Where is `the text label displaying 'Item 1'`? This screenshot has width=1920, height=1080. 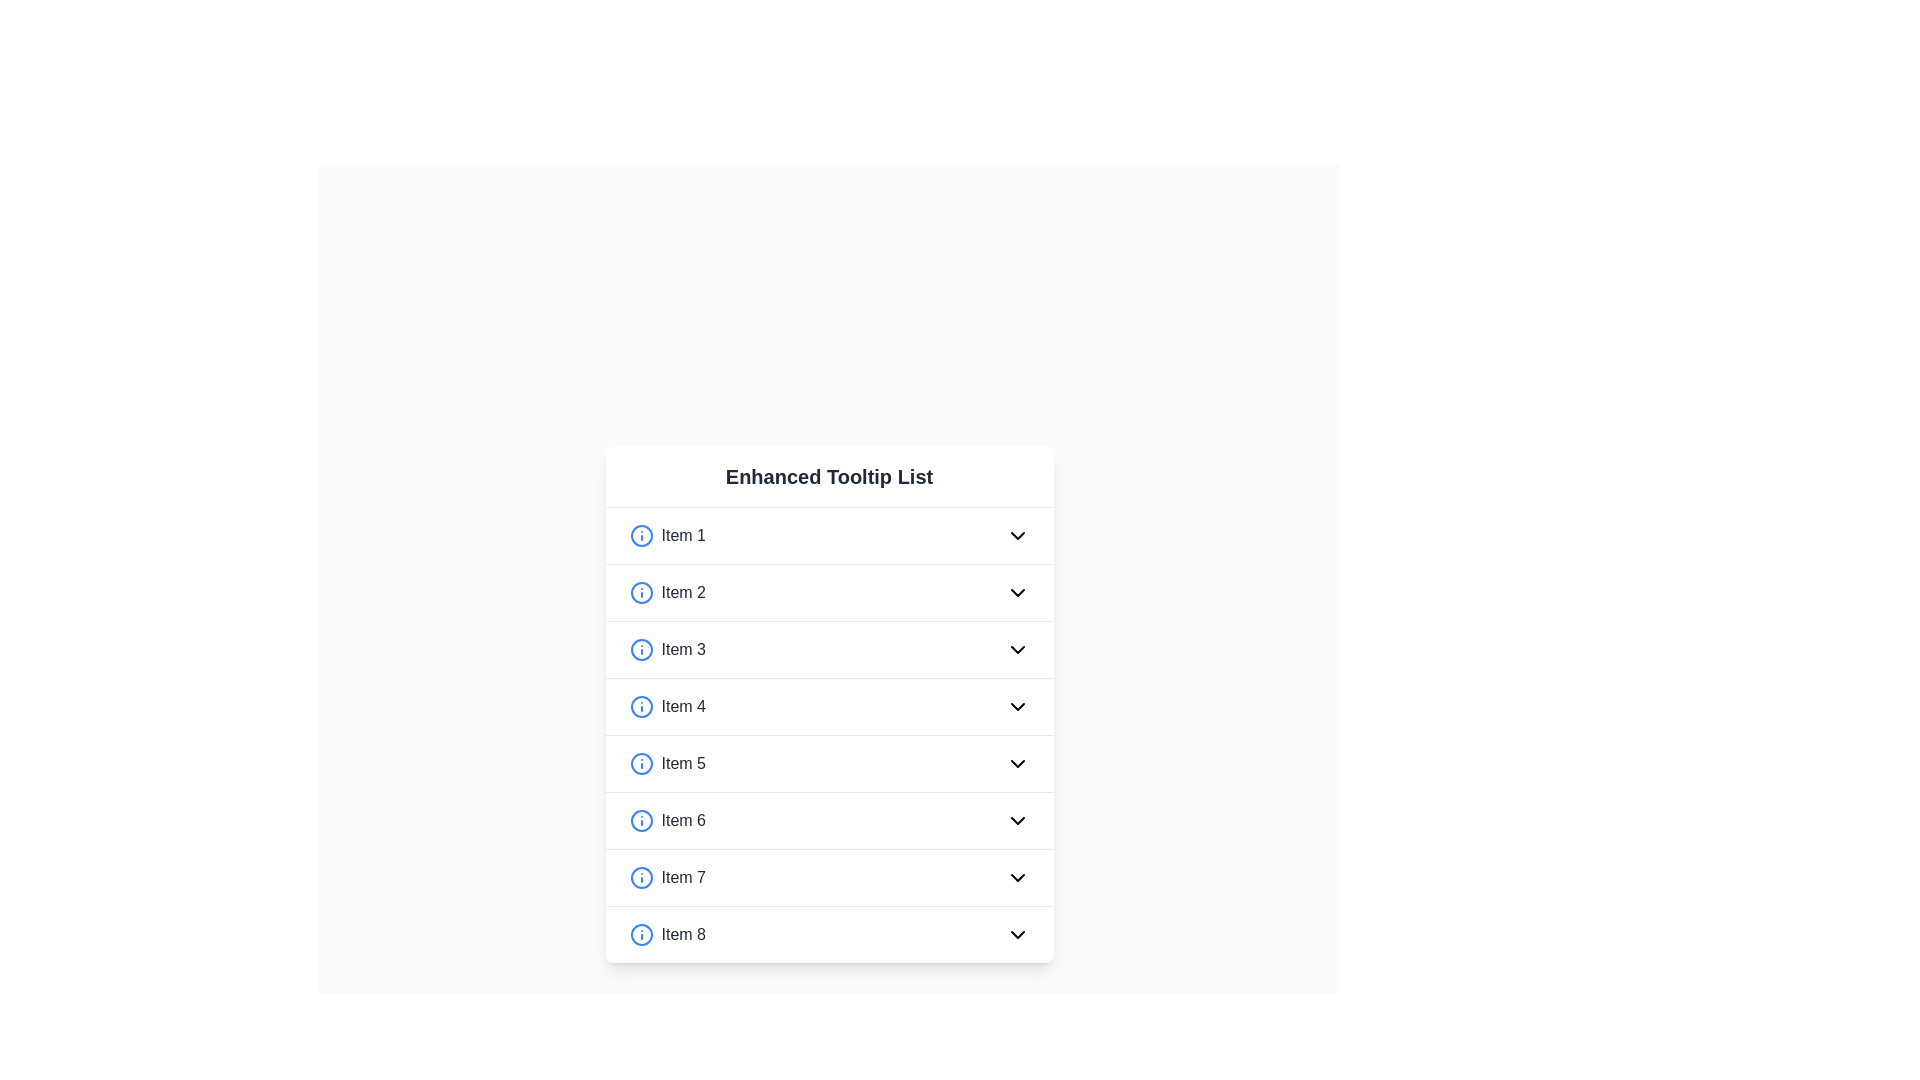
the text label displaying 'Item 1' is located at coordinates (683, 535).